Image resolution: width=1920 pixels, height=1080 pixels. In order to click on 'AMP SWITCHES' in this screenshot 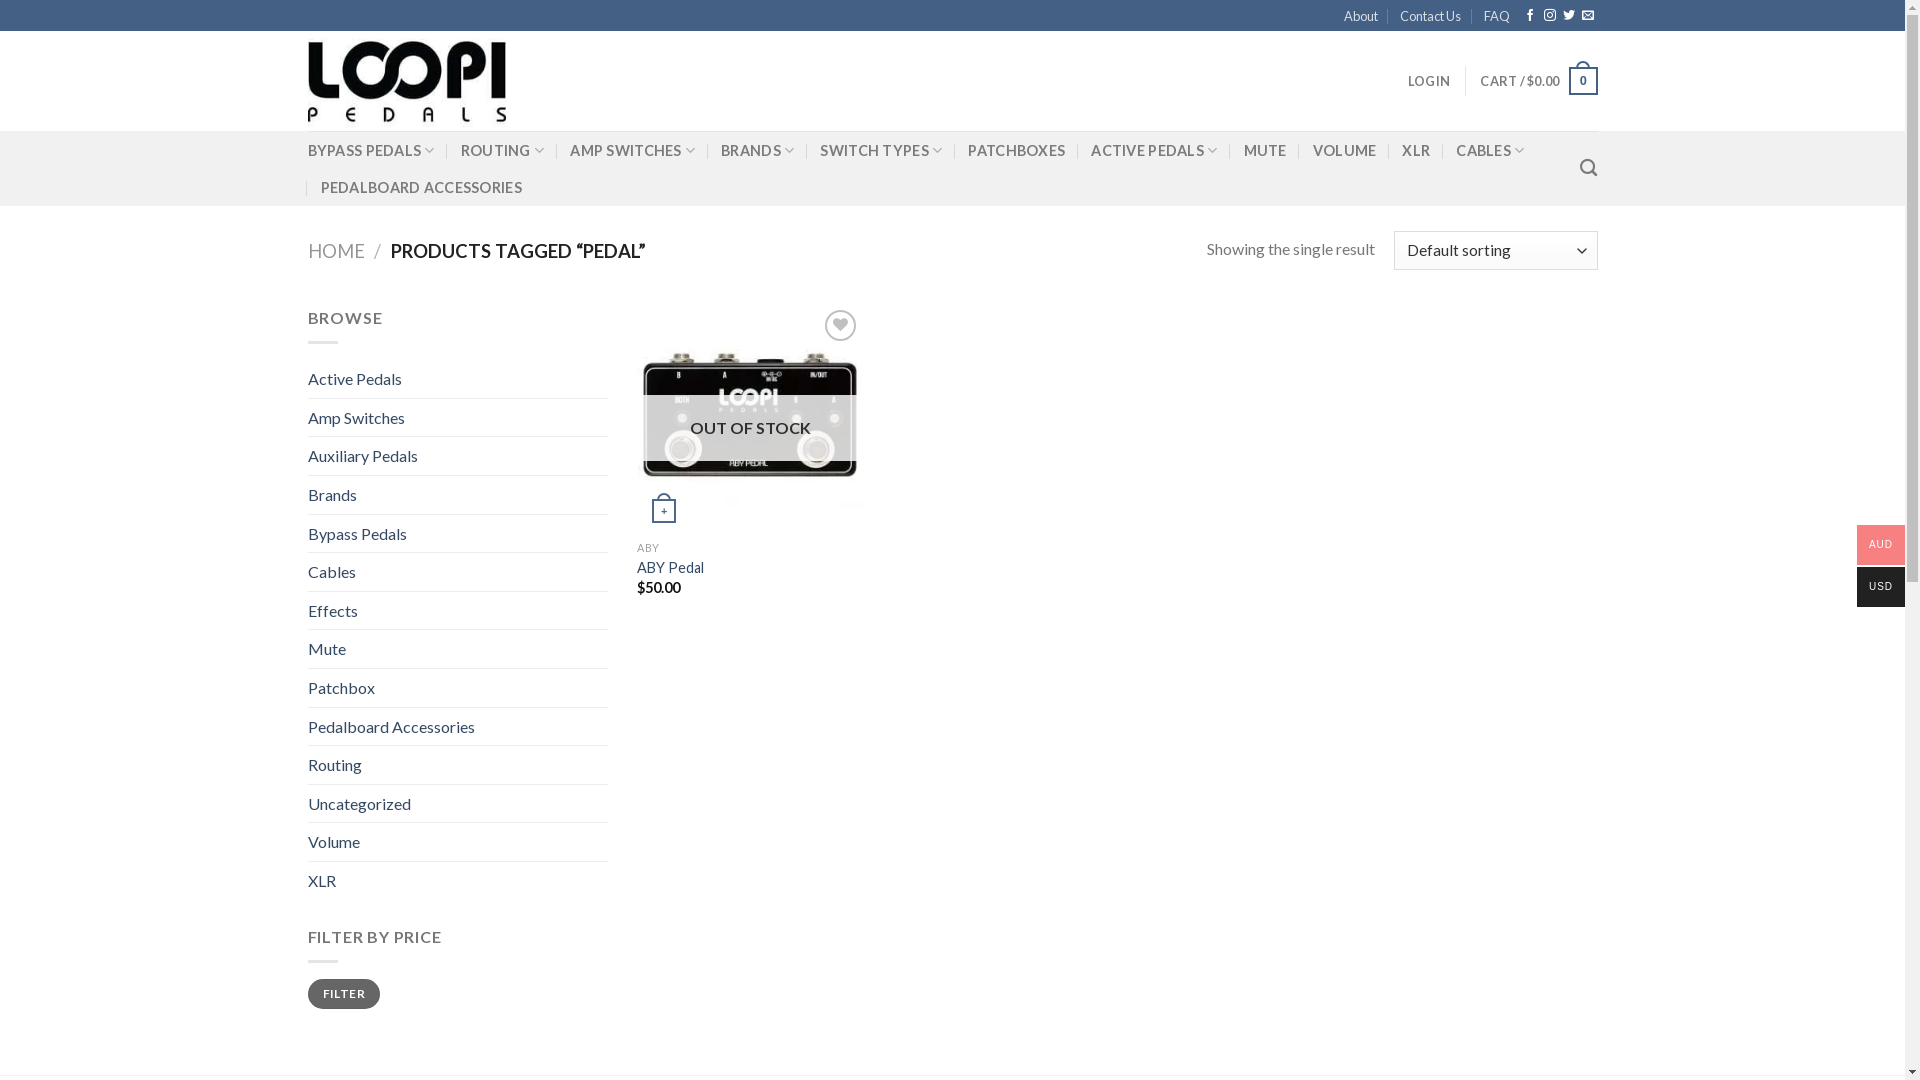, I will do `click(569, 149)`.